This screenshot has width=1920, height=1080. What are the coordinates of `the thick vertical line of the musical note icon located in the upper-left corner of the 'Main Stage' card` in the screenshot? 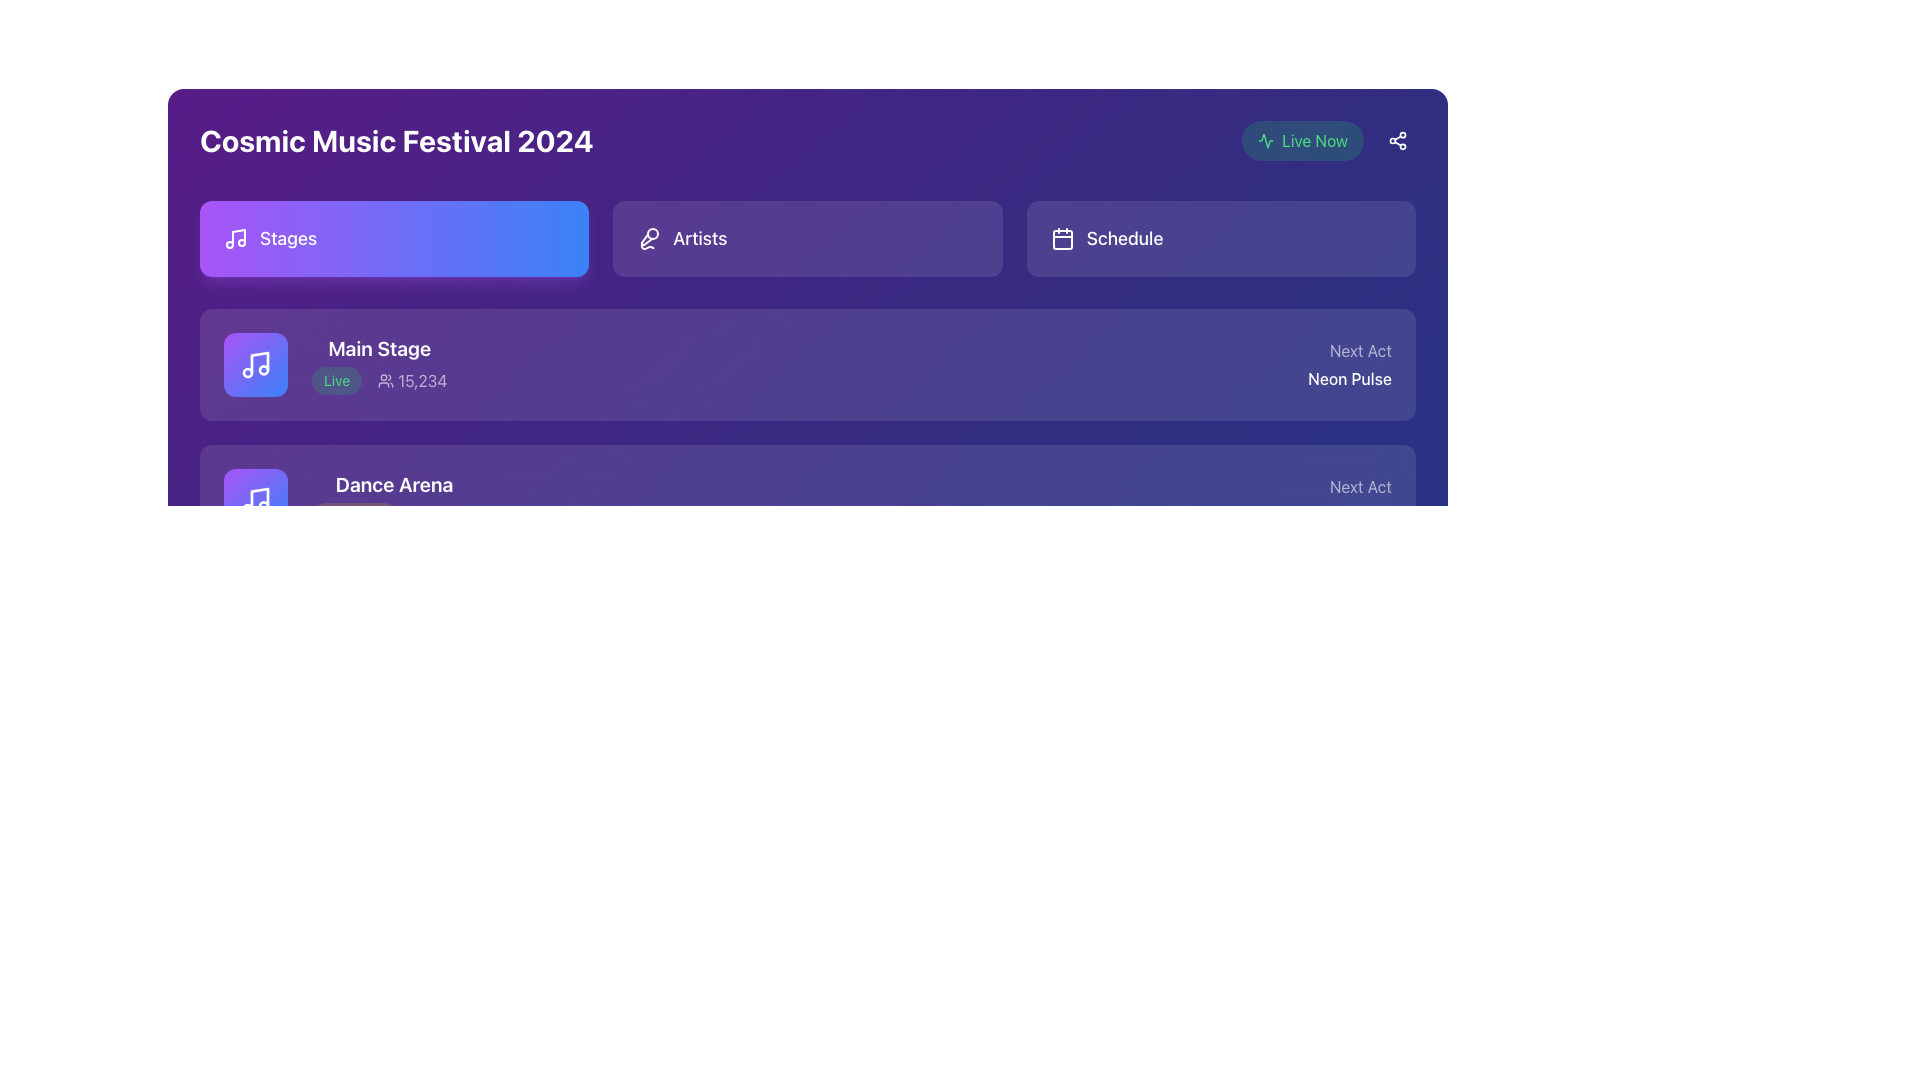 It's located at (258, 362).